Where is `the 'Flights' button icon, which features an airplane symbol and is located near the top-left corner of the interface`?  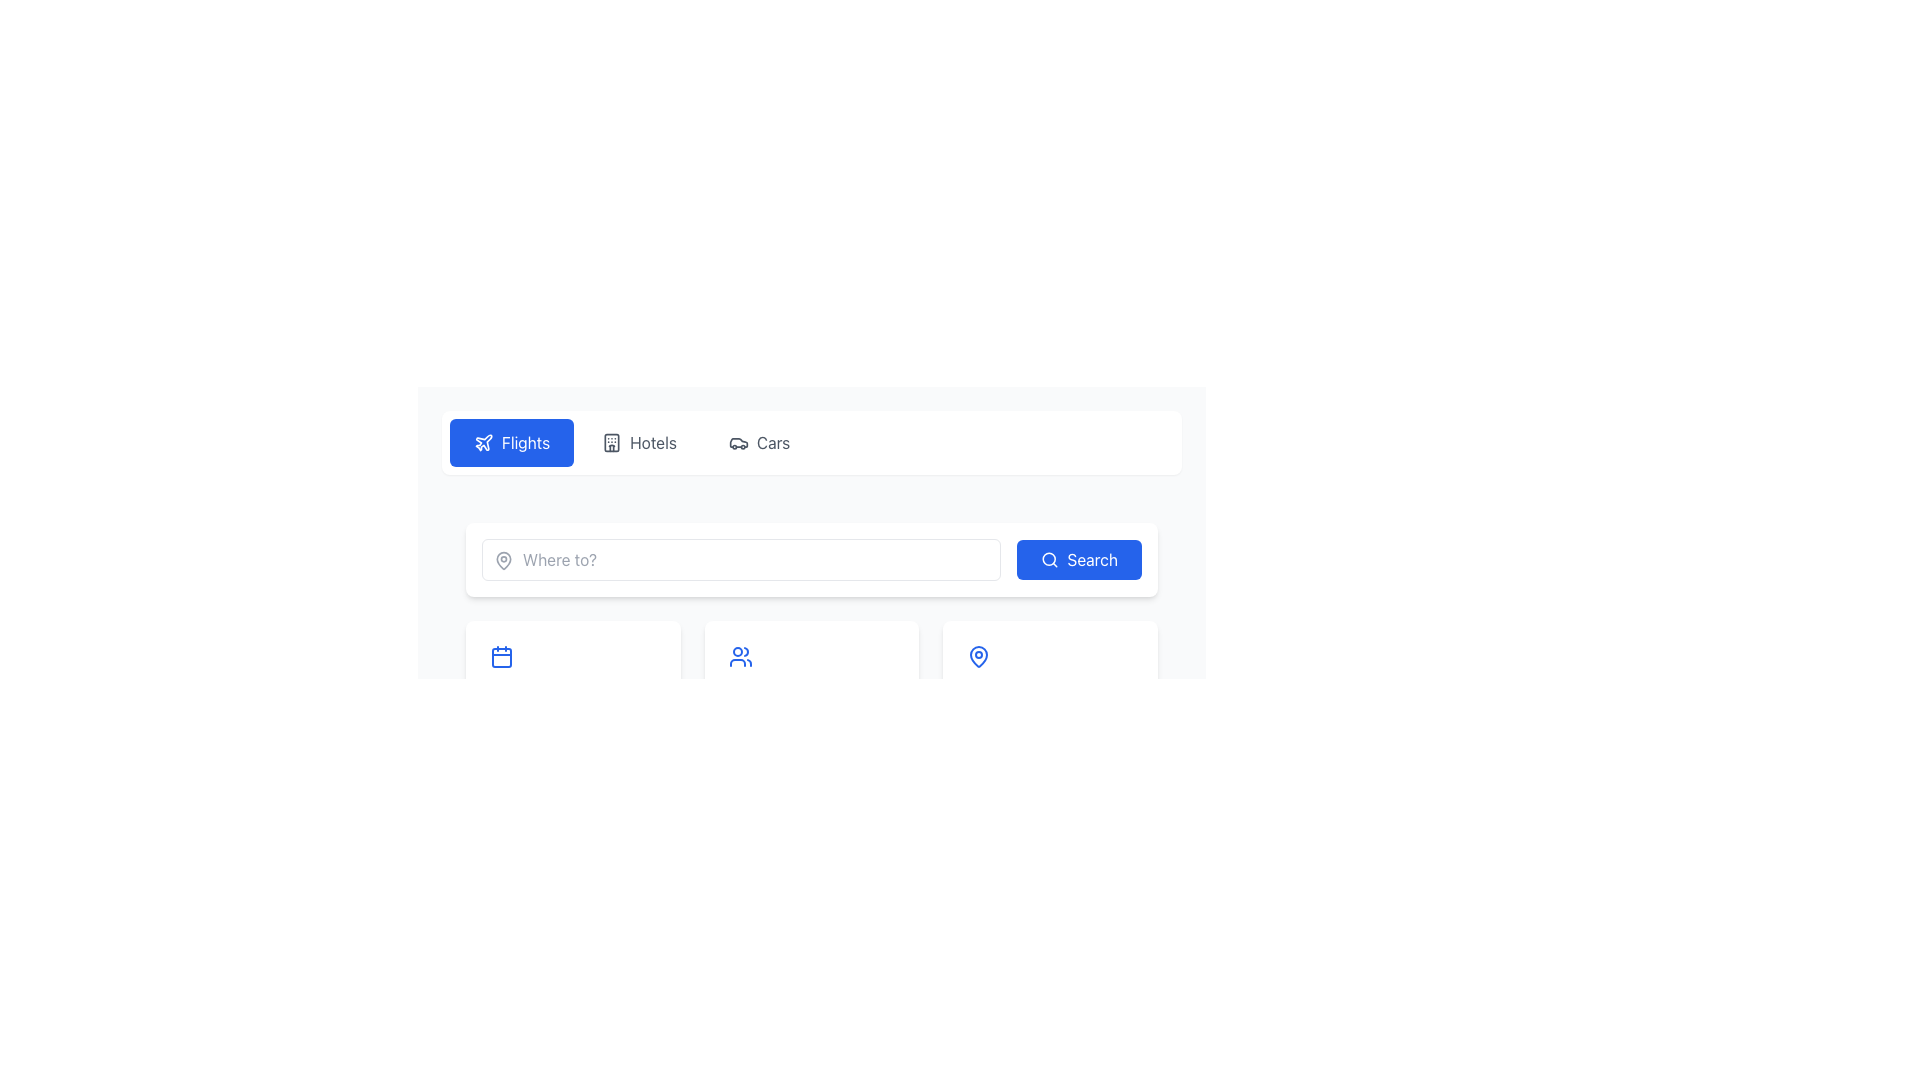
the 'Flights' button icon, which features an airplane symbol and is located near the top-left corner of the interface is located at coordinates (484, 442).